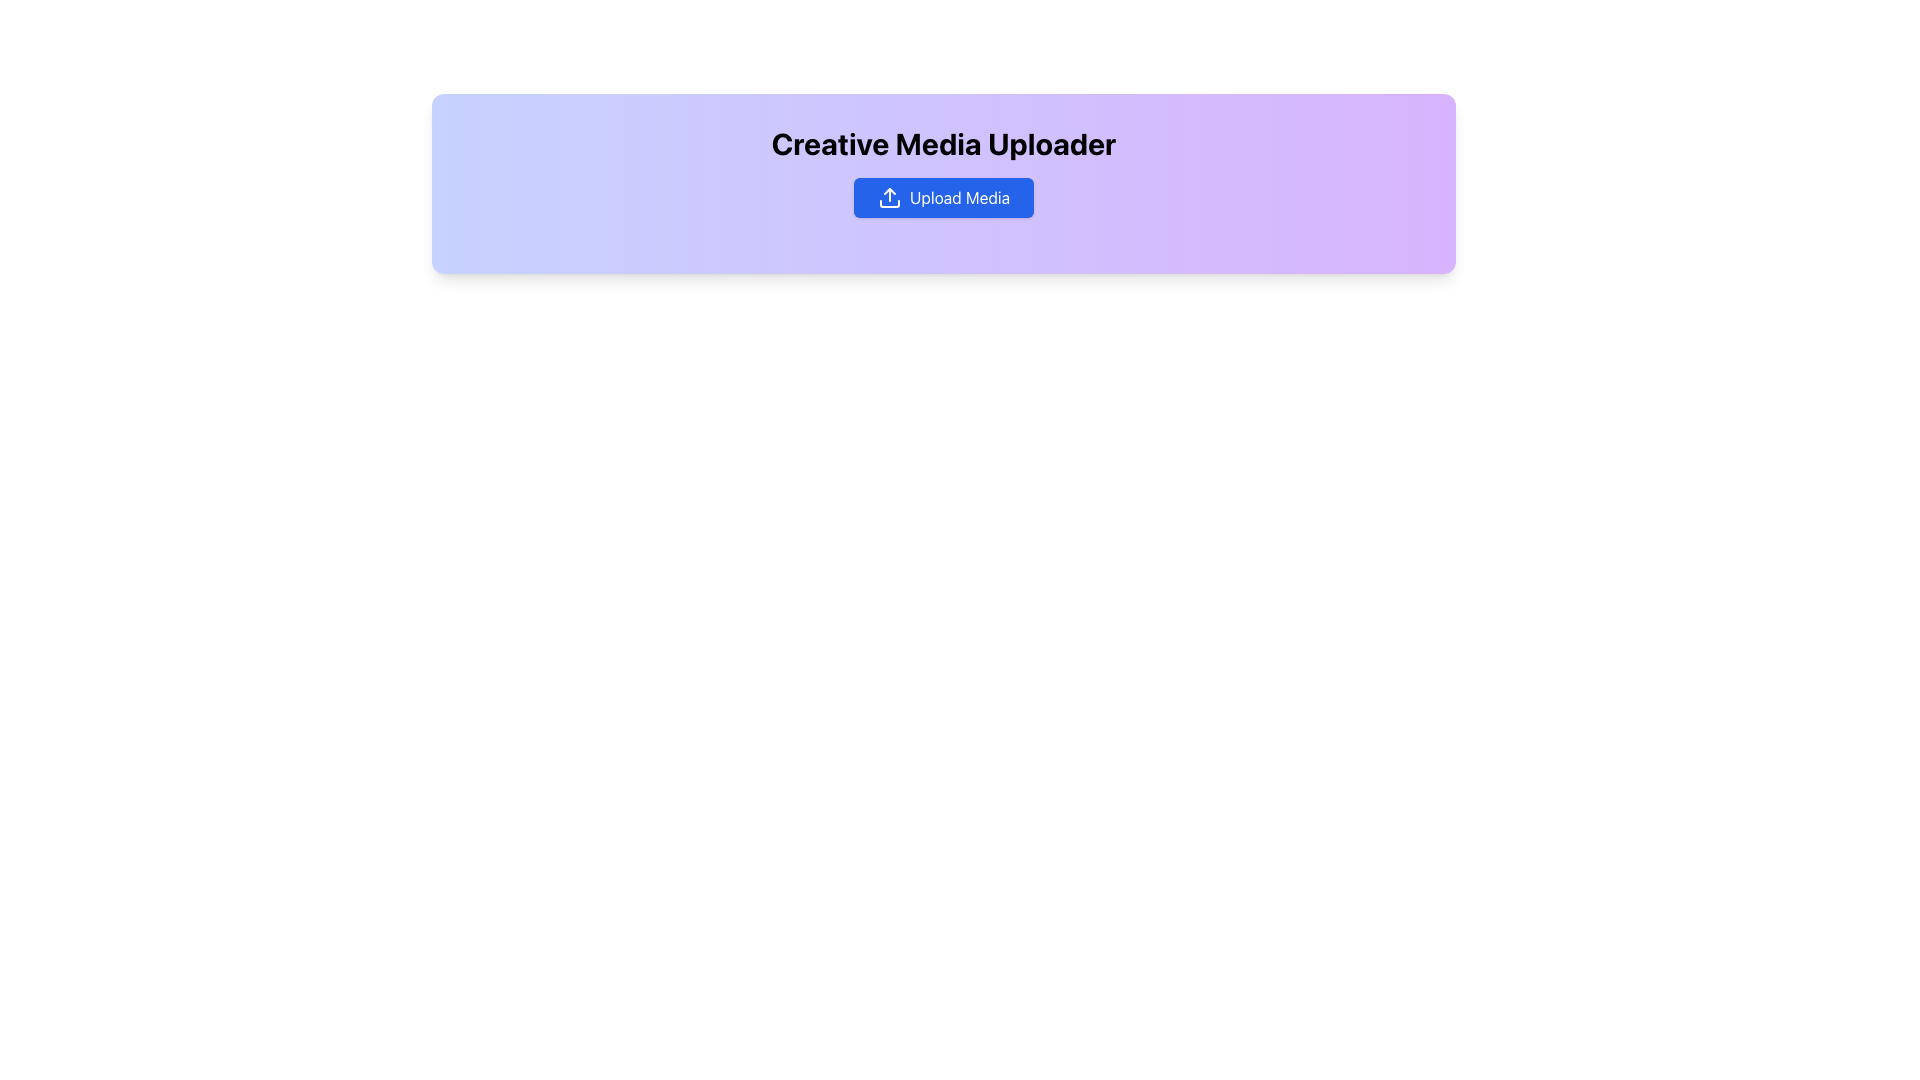  Describe the element at coordinates (943, 197) in the screenshot. I see `the file upload button located beneath the 'Creative Media Uploader' text in the gradient-colored section` at that location.